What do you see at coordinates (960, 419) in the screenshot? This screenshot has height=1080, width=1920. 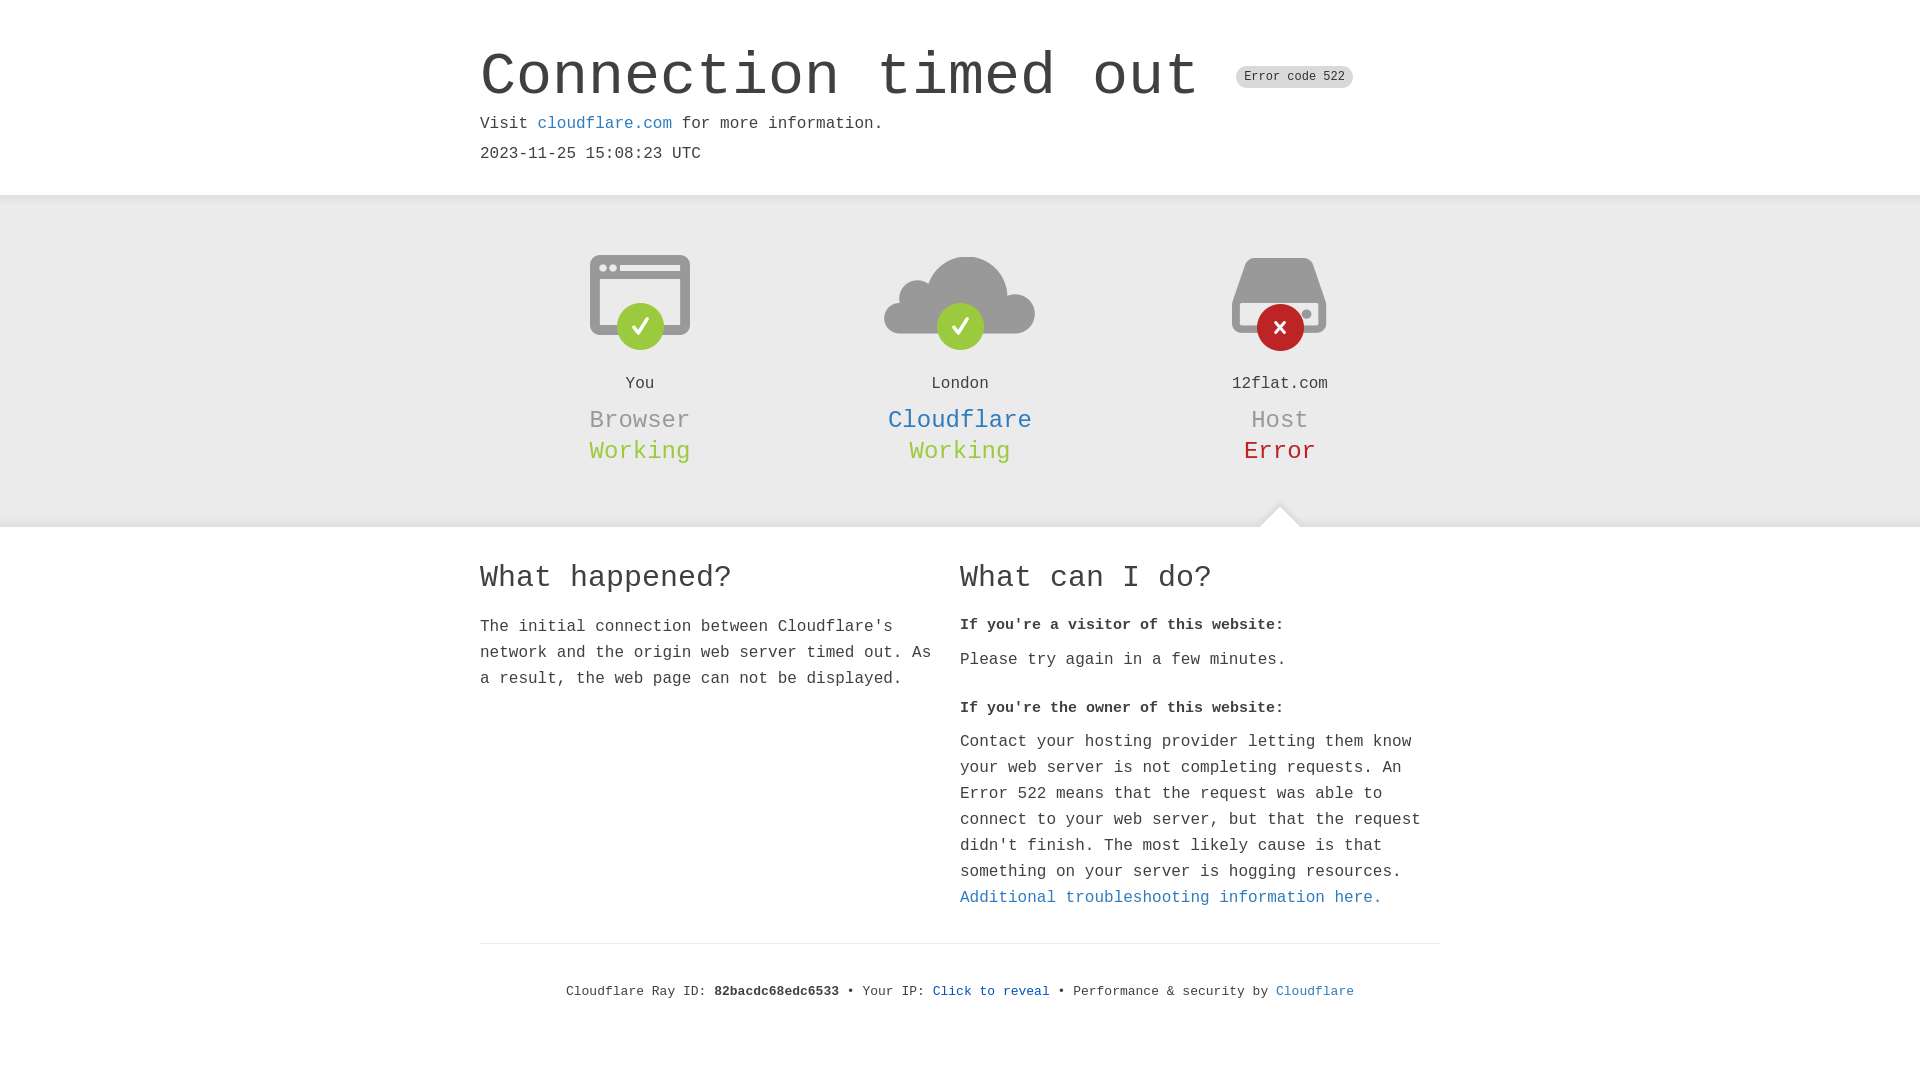 I see `'Cloudflare'` at bounding box center [960, 419].